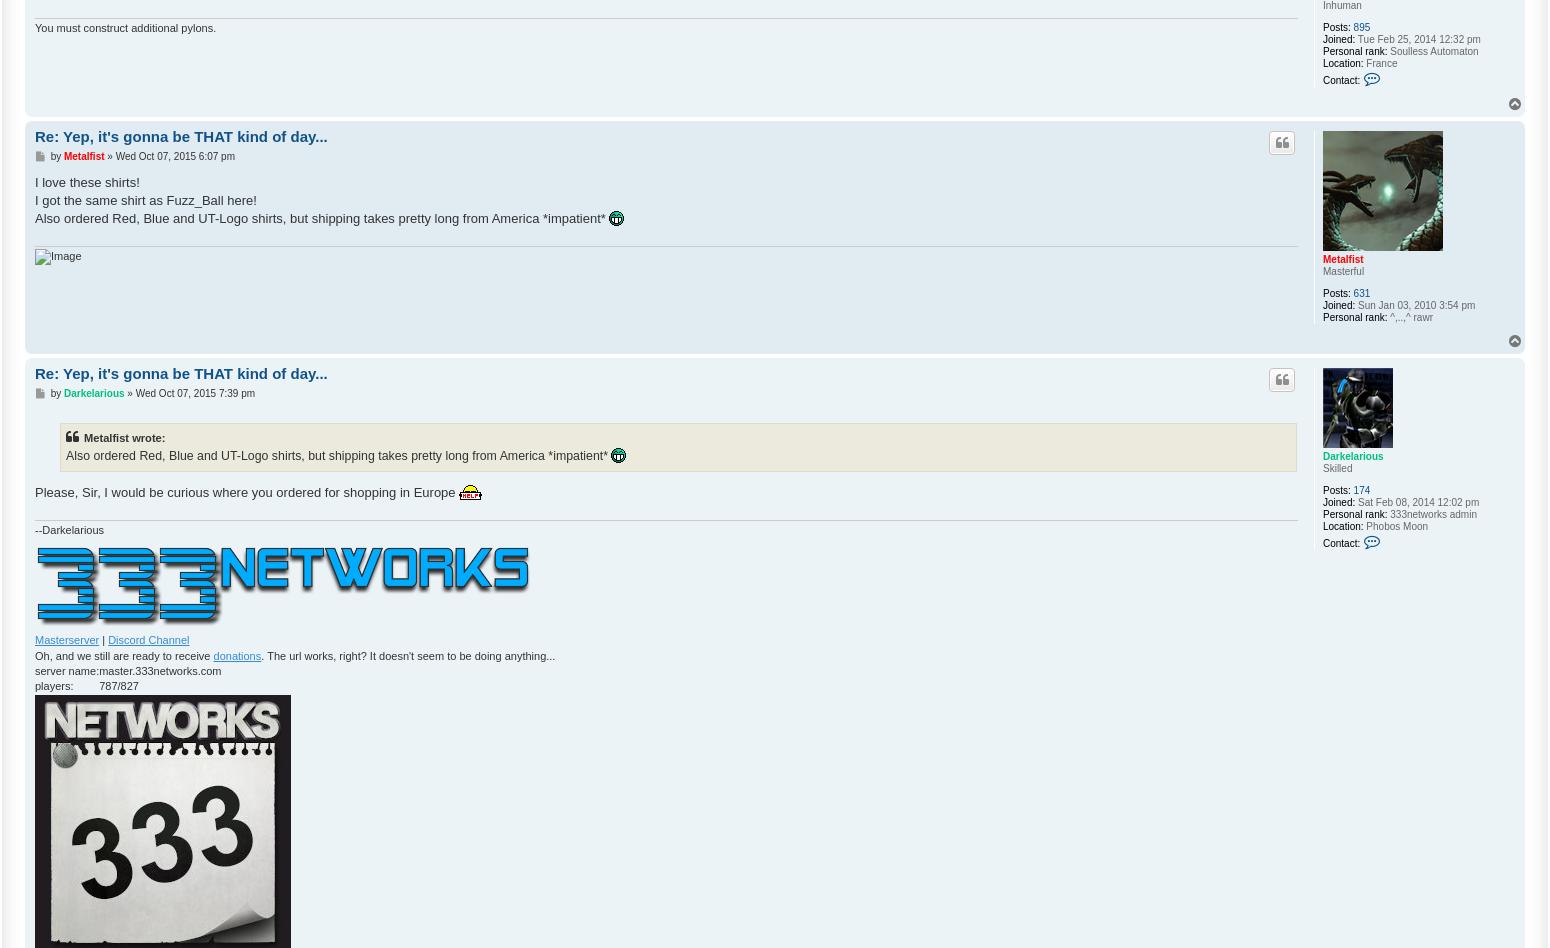  I want to click on 'Metalfist wrote:', so click(124, 436).